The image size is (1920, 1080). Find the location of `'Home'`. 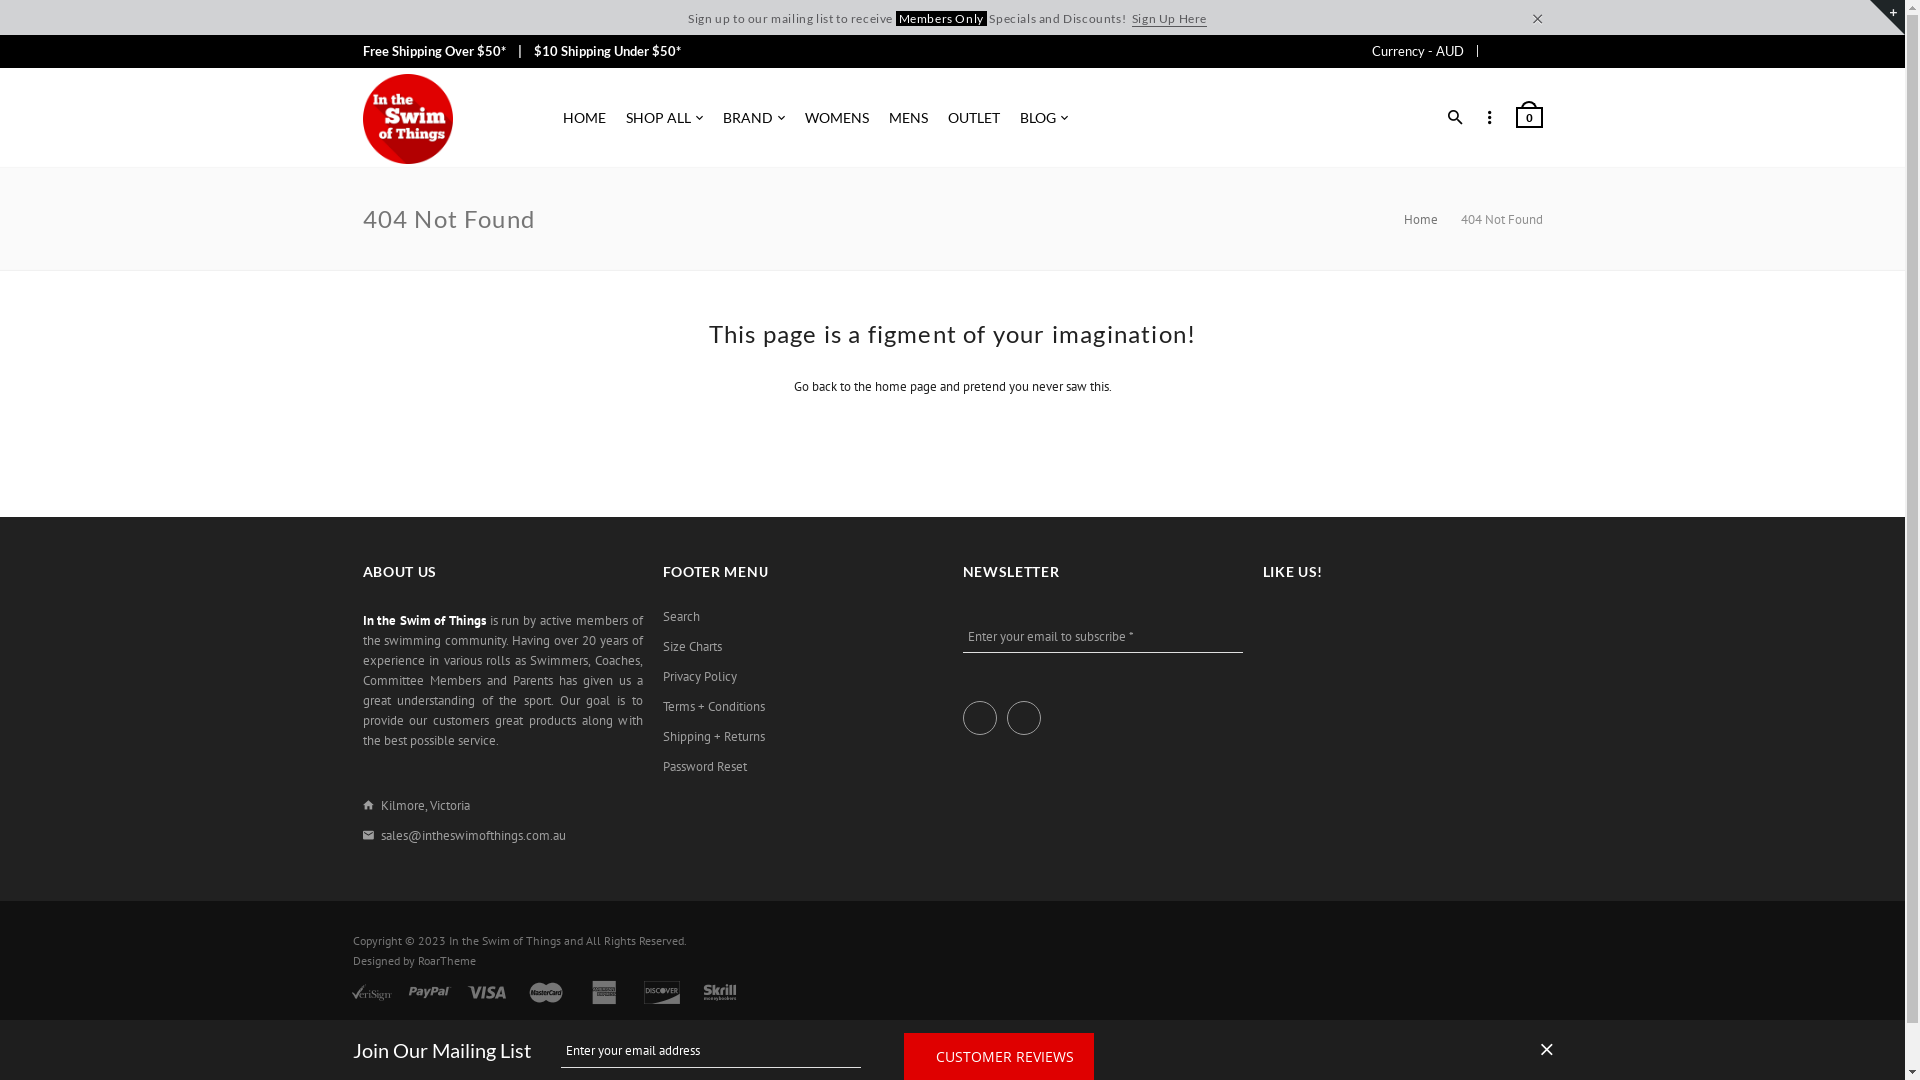

'Home' is located at coordinates (1402, 219).